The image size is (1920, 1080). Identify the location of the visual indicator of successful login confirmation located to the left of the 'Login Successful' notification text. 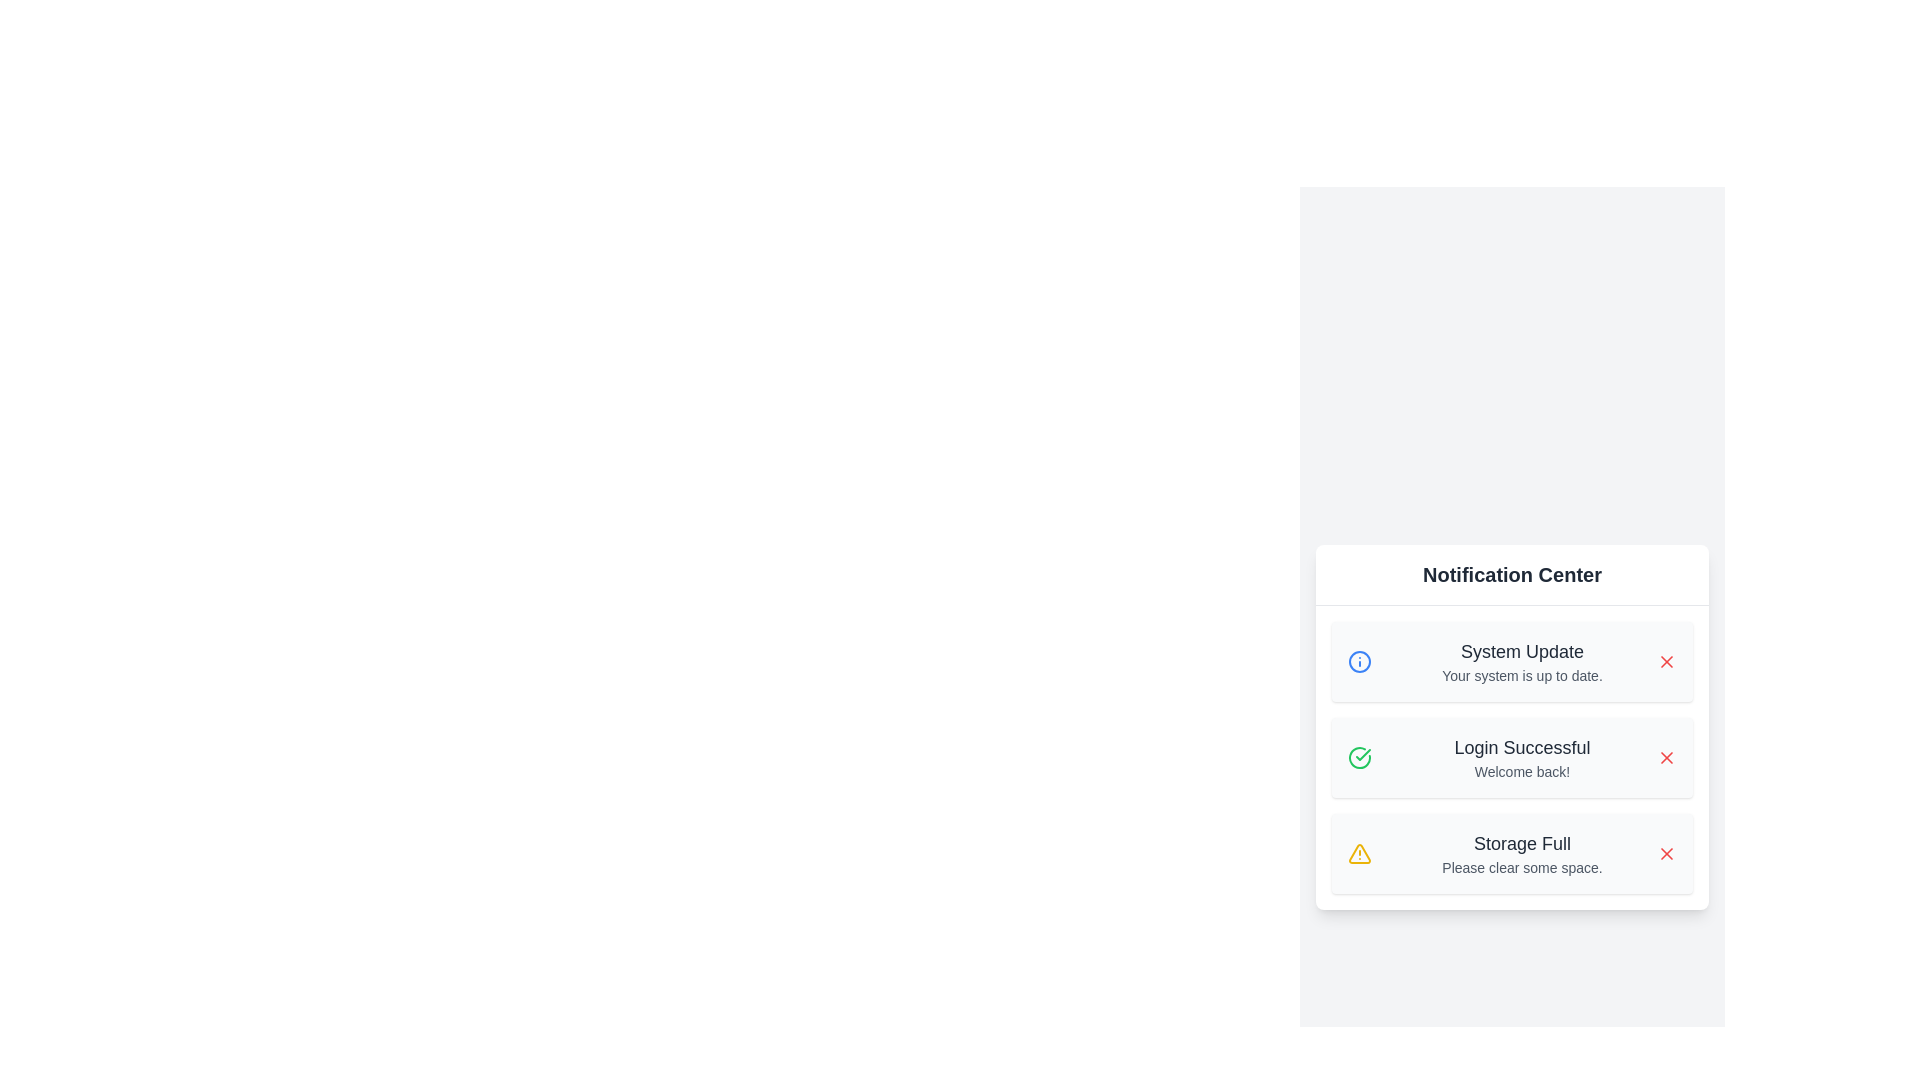
(1367, 756).